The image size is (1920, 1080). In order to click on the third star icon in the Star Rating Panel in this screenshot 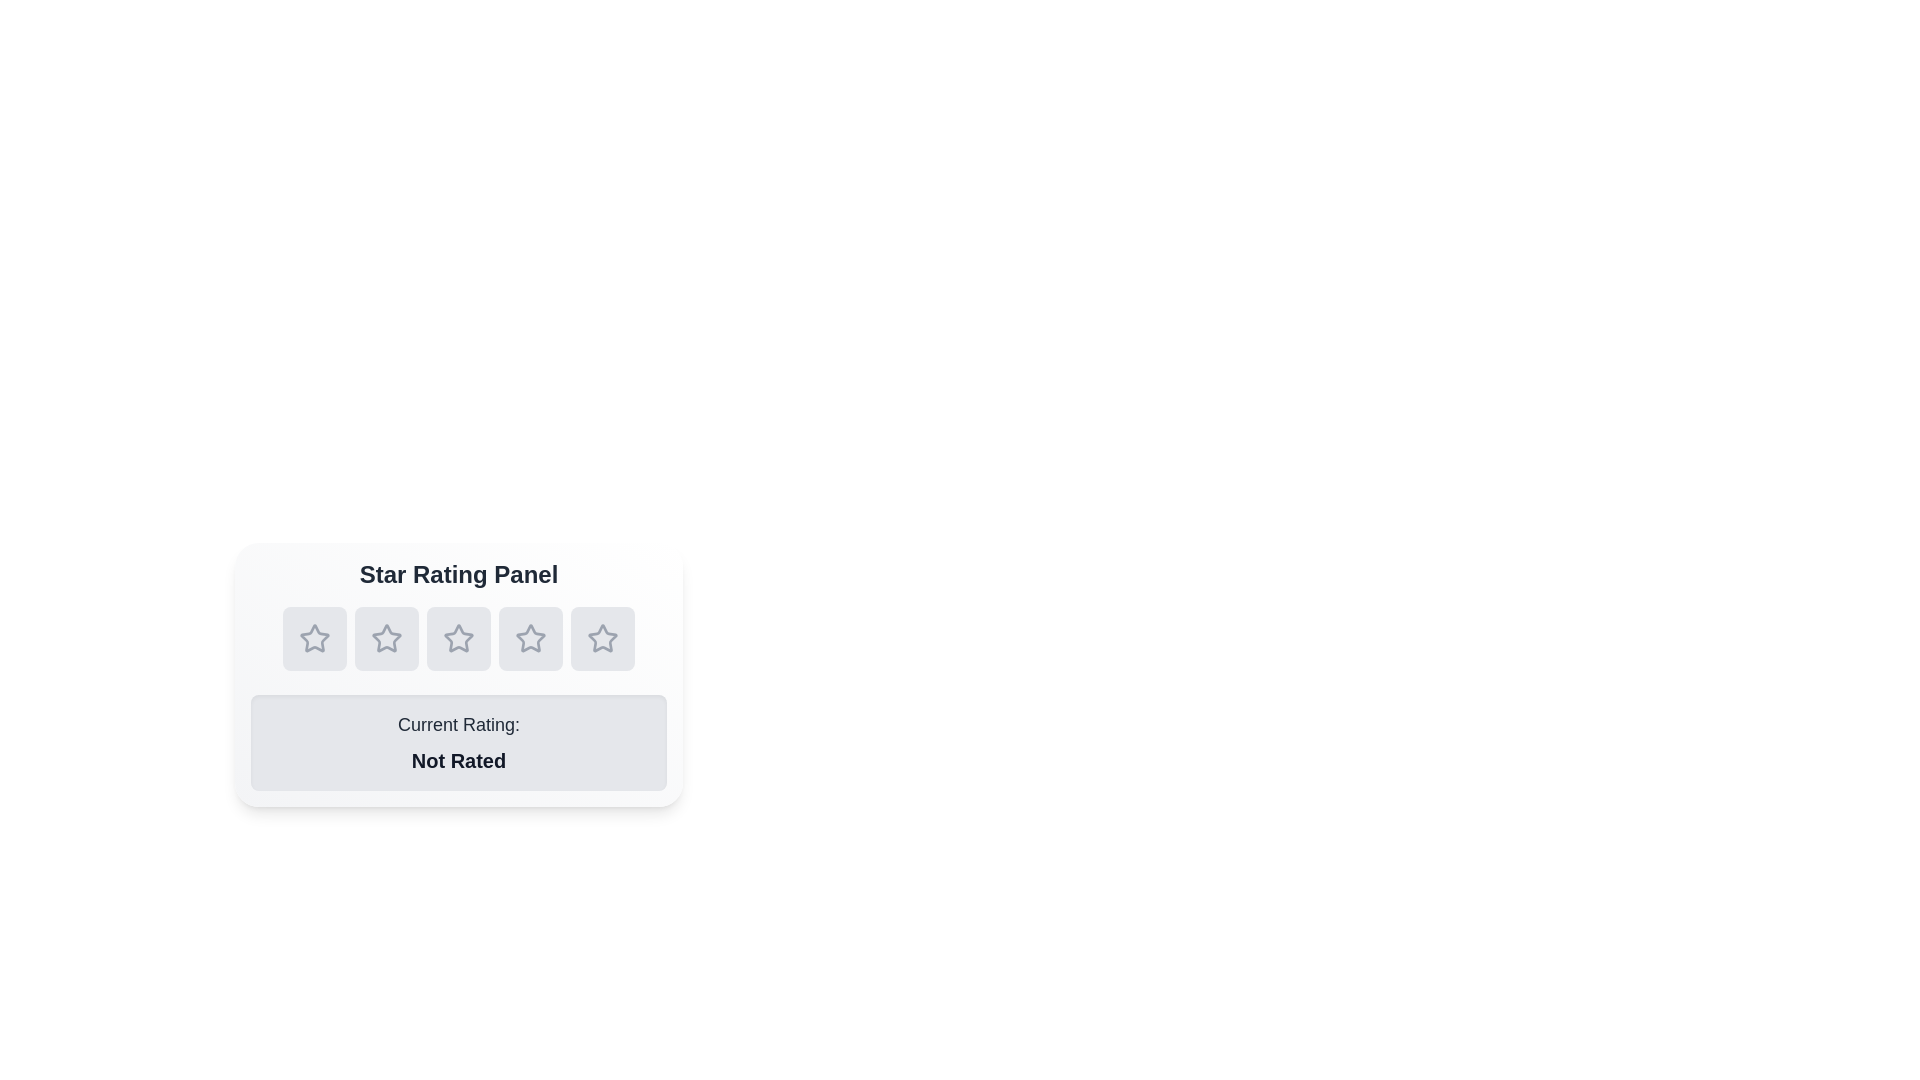, I will do `click(458, 639)`.